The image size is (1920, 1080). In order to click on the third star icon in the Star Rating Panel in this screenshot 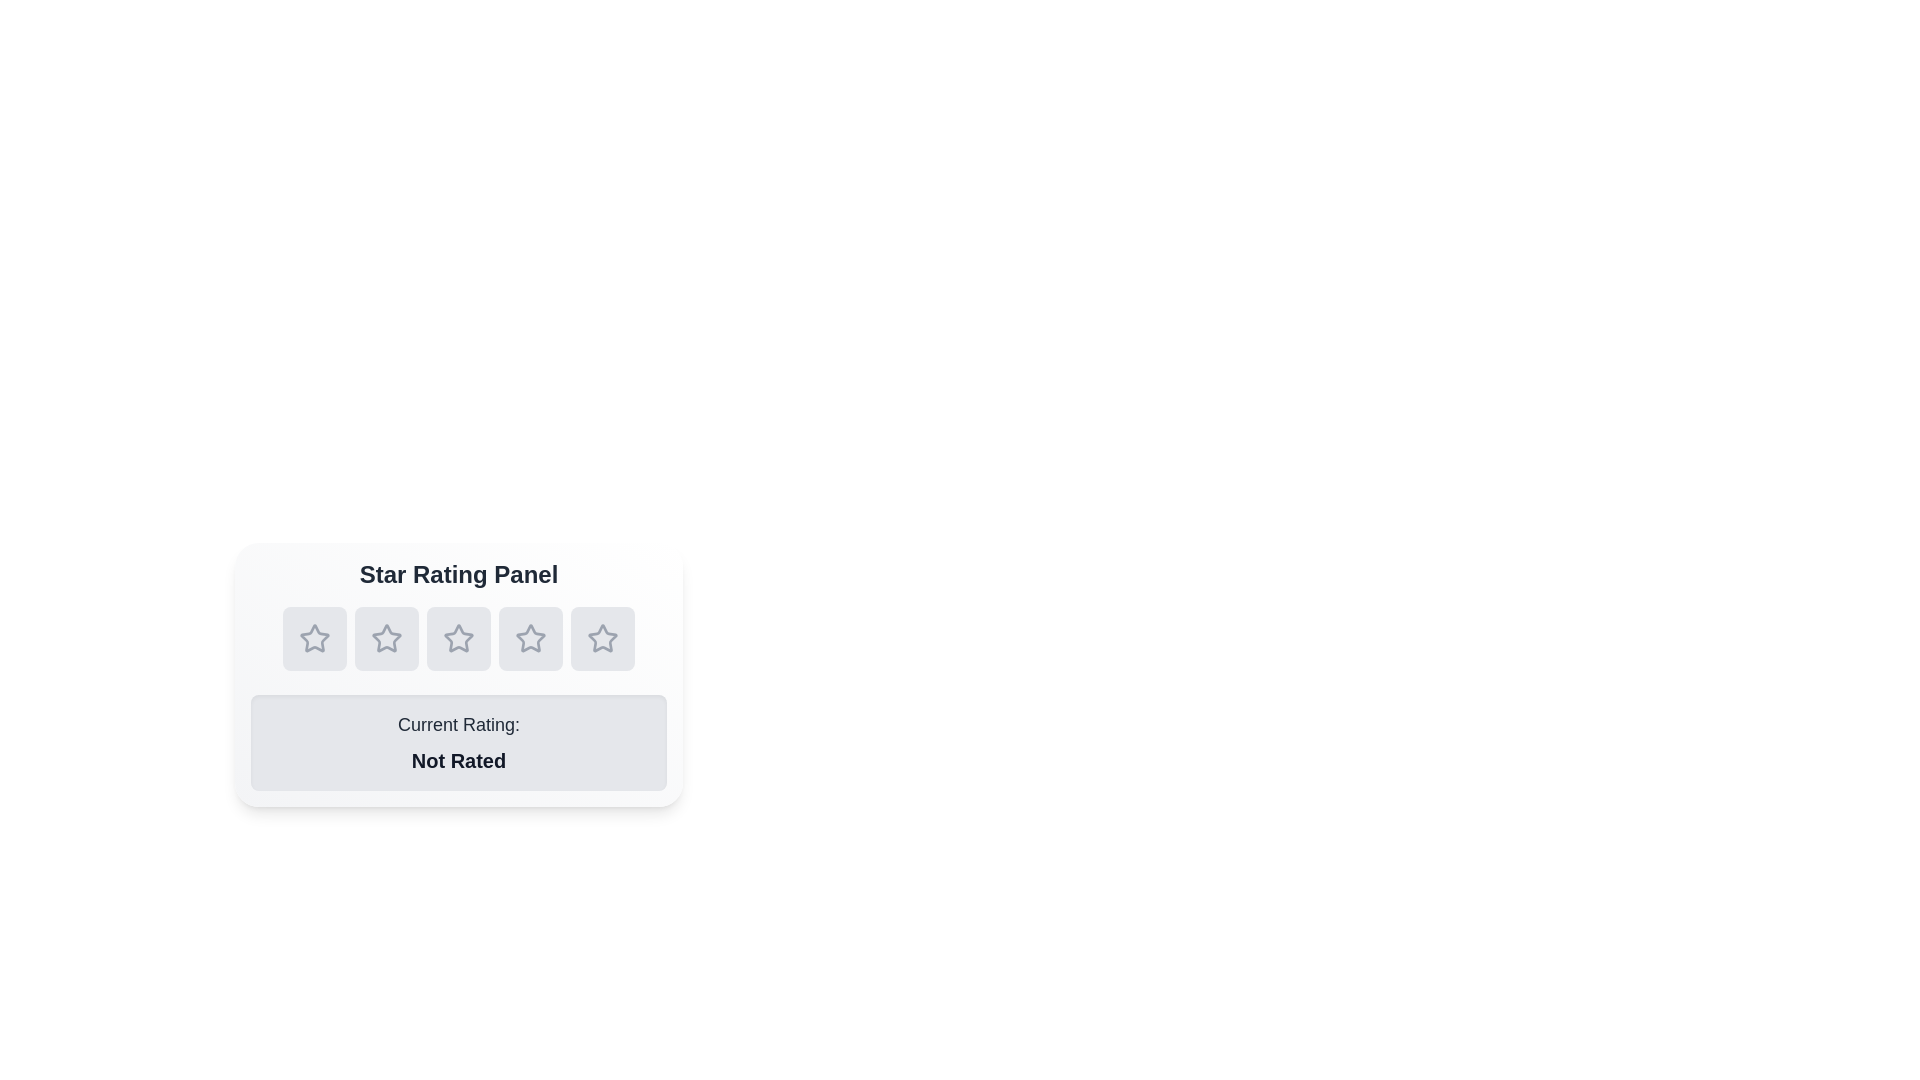, I will do `click(458, 639)`.